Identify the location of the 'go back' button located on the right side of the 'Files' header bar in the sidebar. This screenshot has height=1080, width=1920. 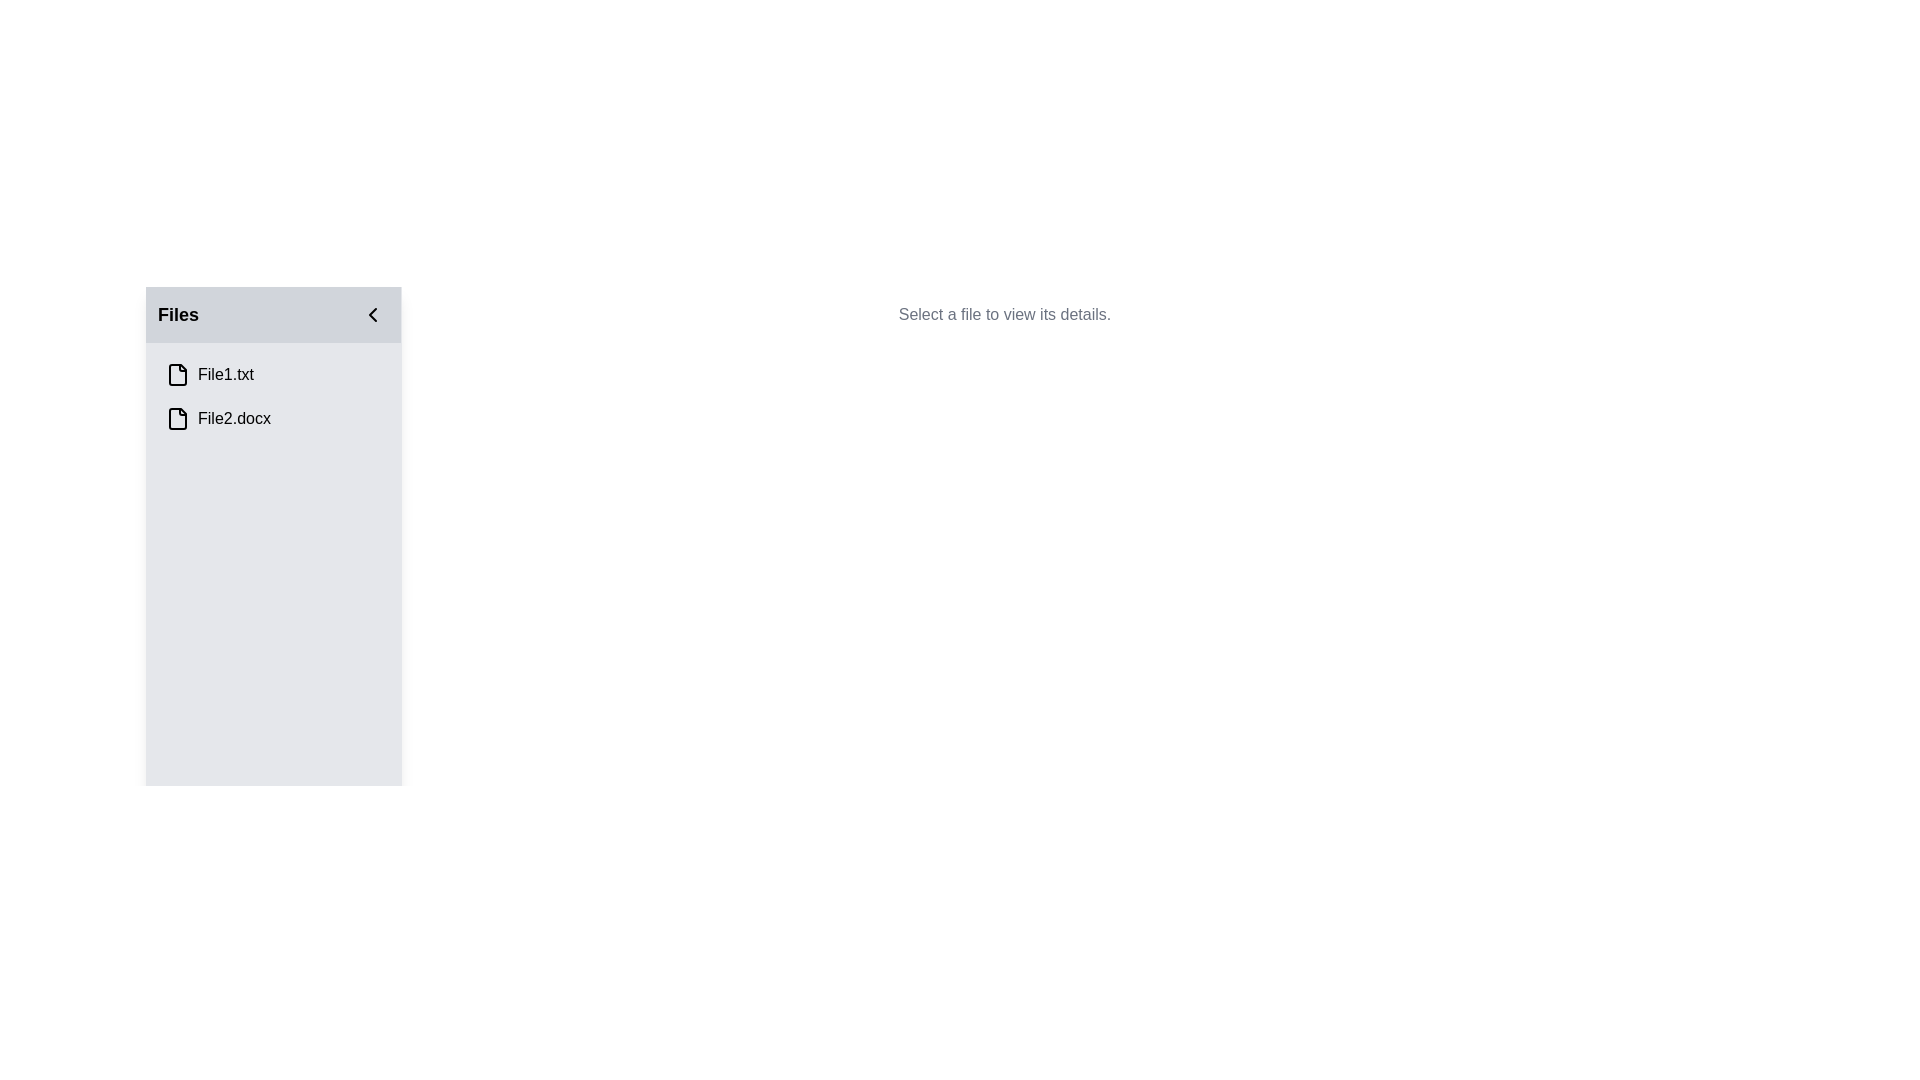
(373, 315).